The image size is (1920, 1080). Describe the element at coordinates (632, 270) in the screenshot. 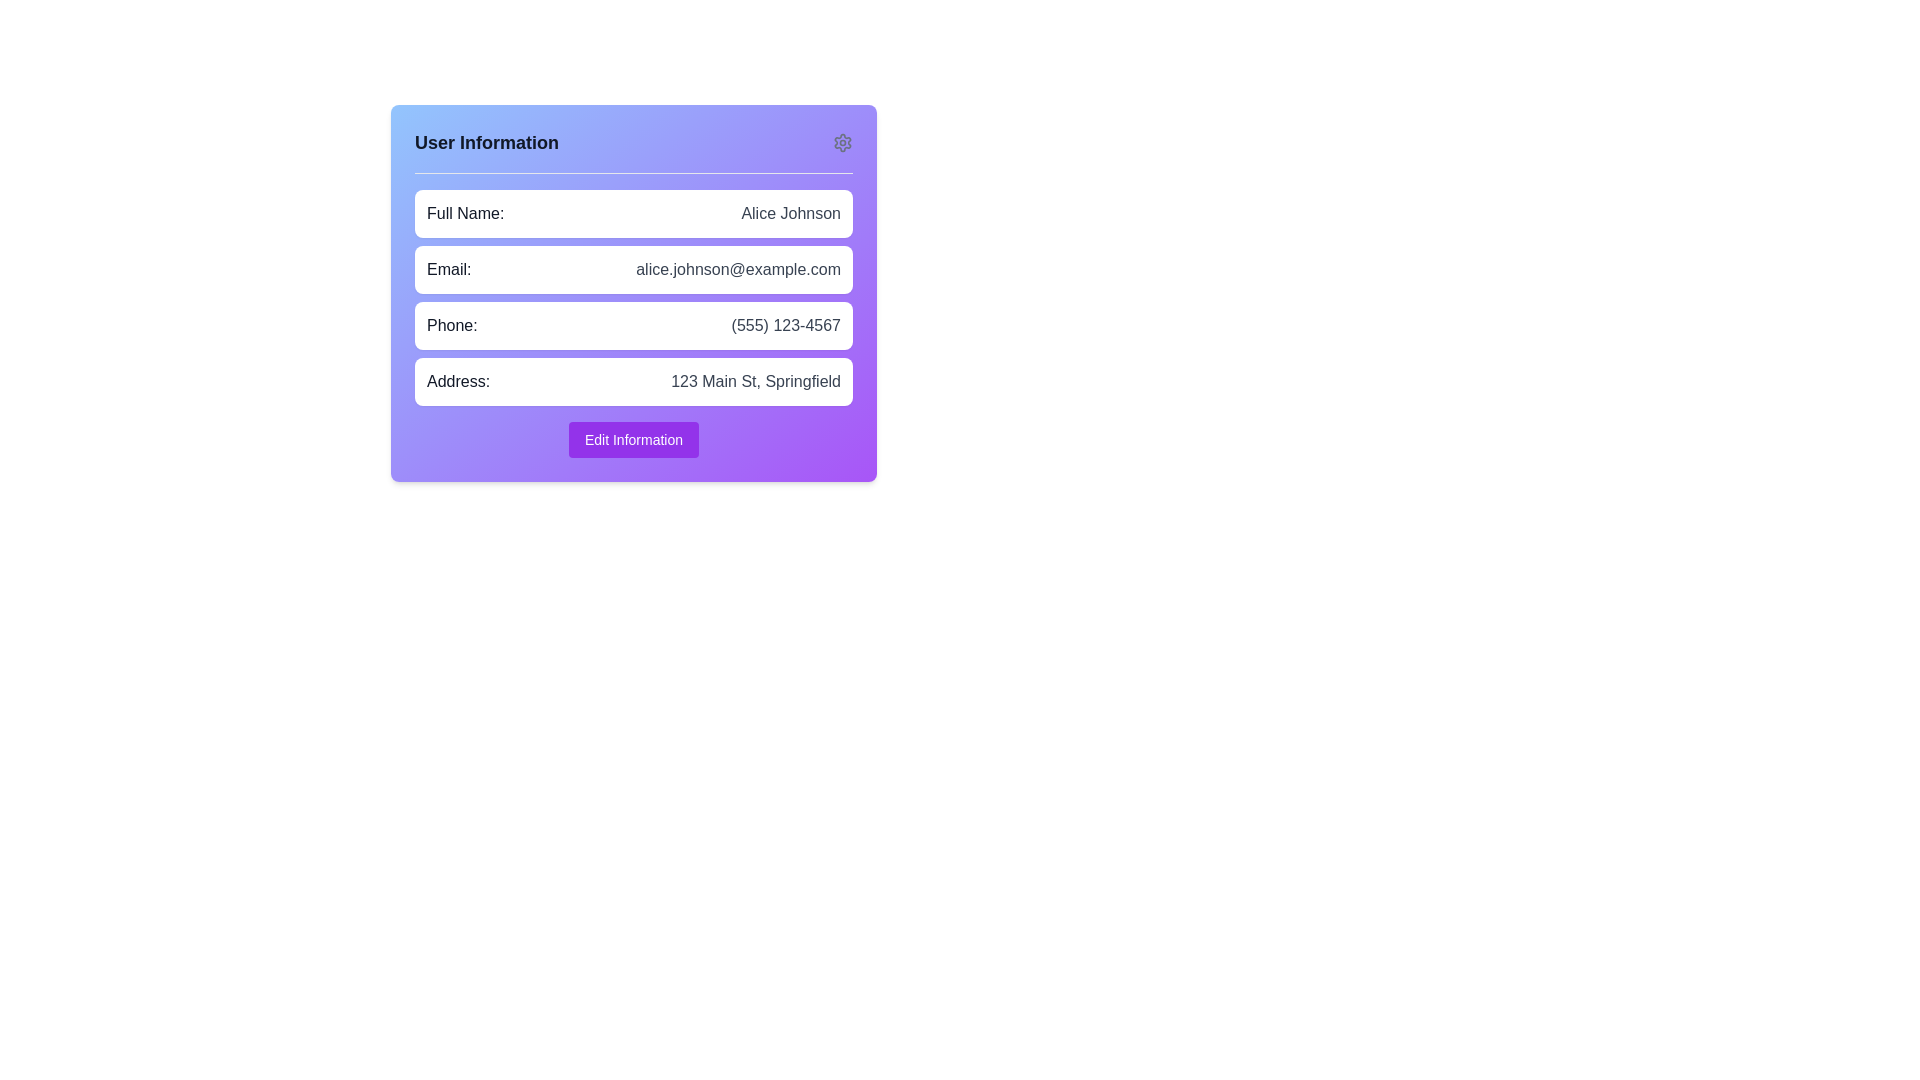

I see `the text display field that shows the user's email address, which is located in the second row of the vertical list of user details, directly below the 'Full Name' section` at that location.